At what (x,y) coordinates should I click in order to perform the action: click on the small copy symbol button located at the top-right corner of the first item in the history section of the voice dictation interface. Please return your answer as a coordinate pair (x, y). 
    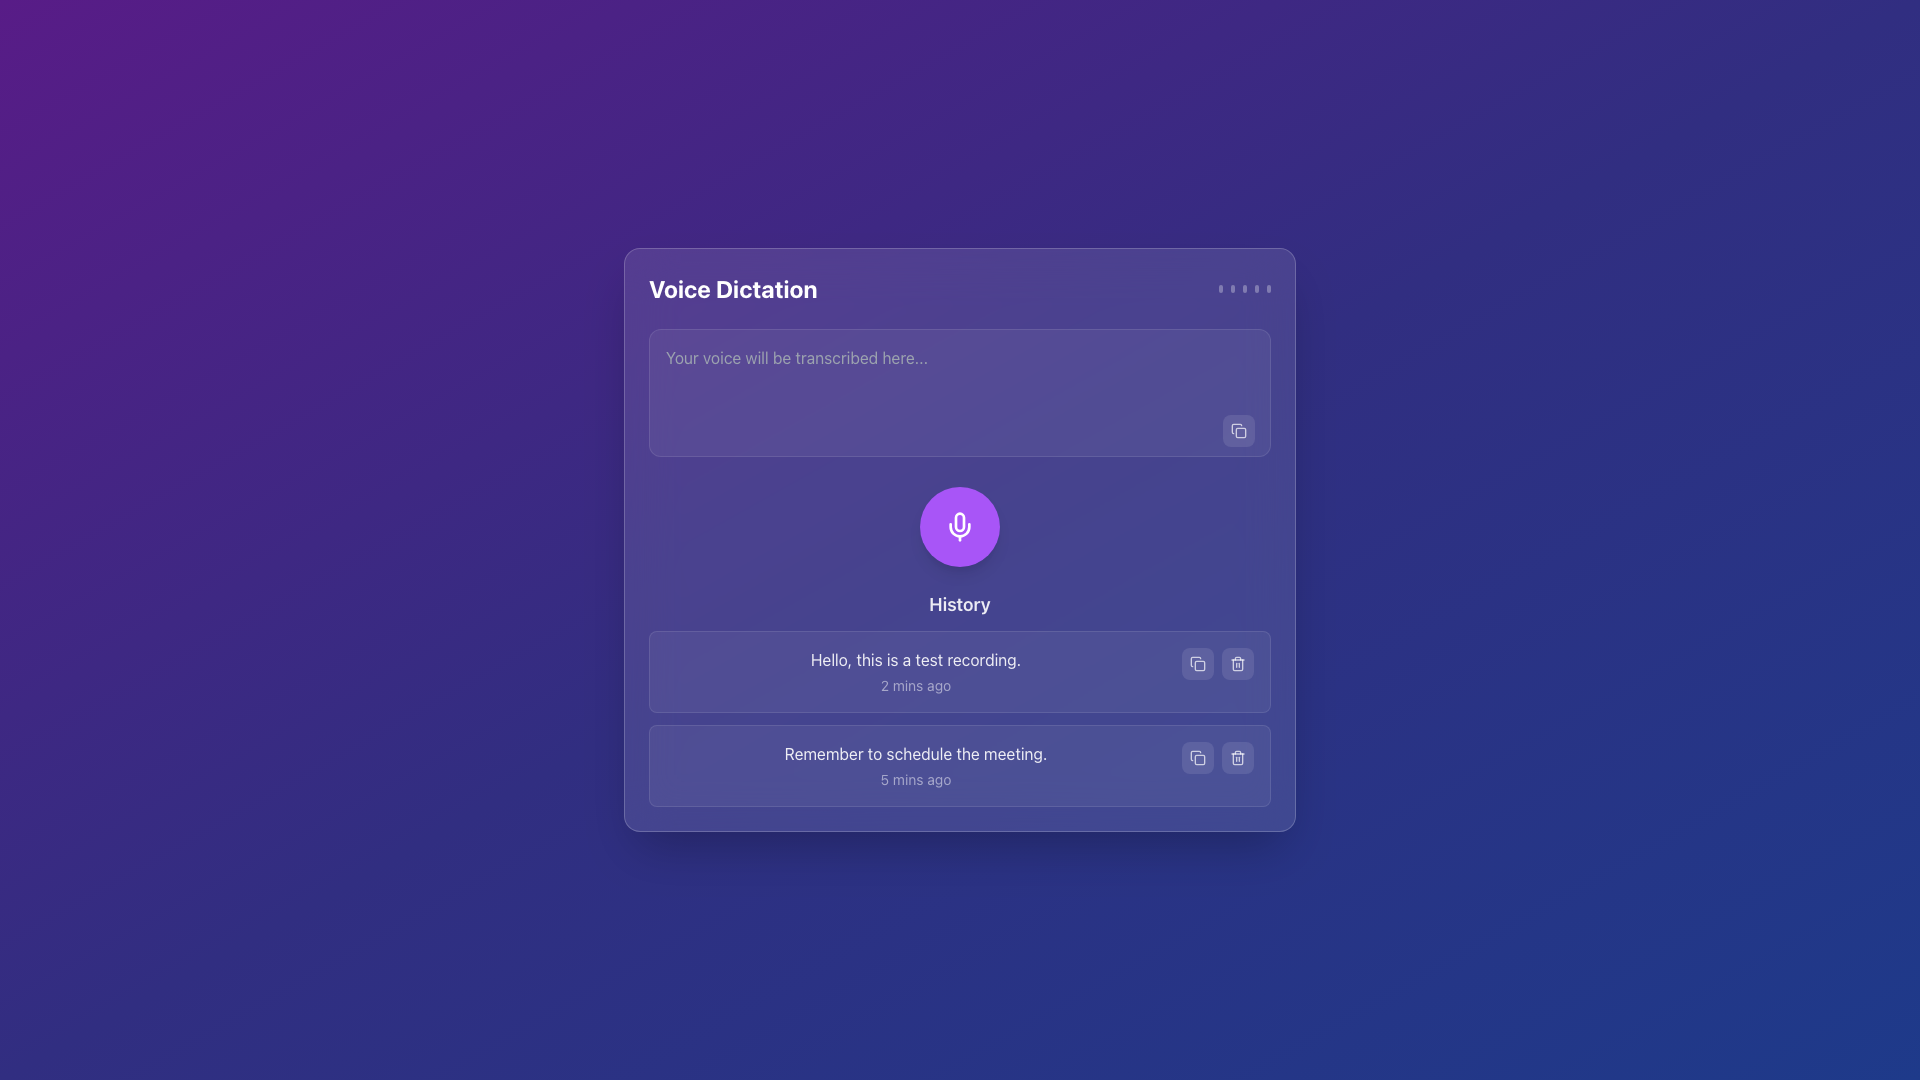
    Looking at the image, I should click on (1198, 663).